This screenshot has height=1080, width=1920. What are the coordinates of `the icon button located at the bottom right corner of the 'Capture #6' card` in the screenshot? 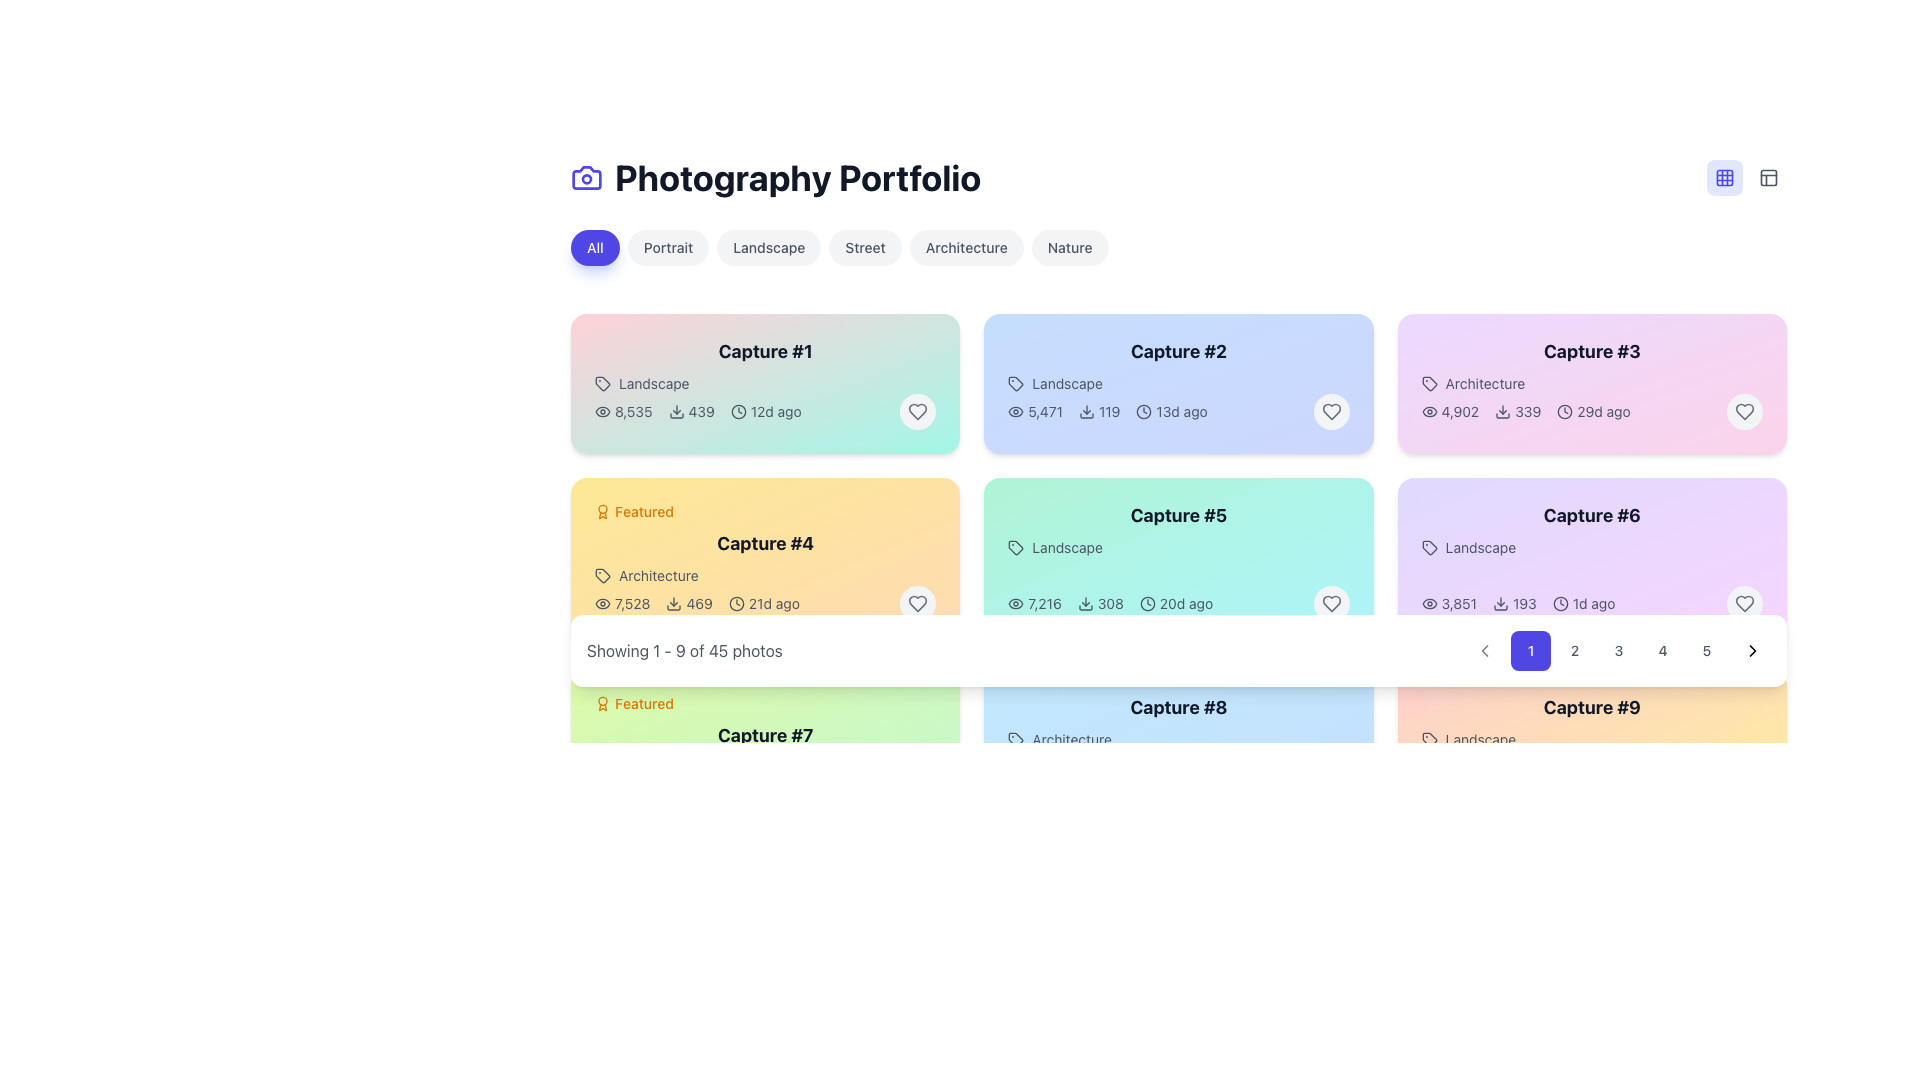 It's located at (1744, 603).